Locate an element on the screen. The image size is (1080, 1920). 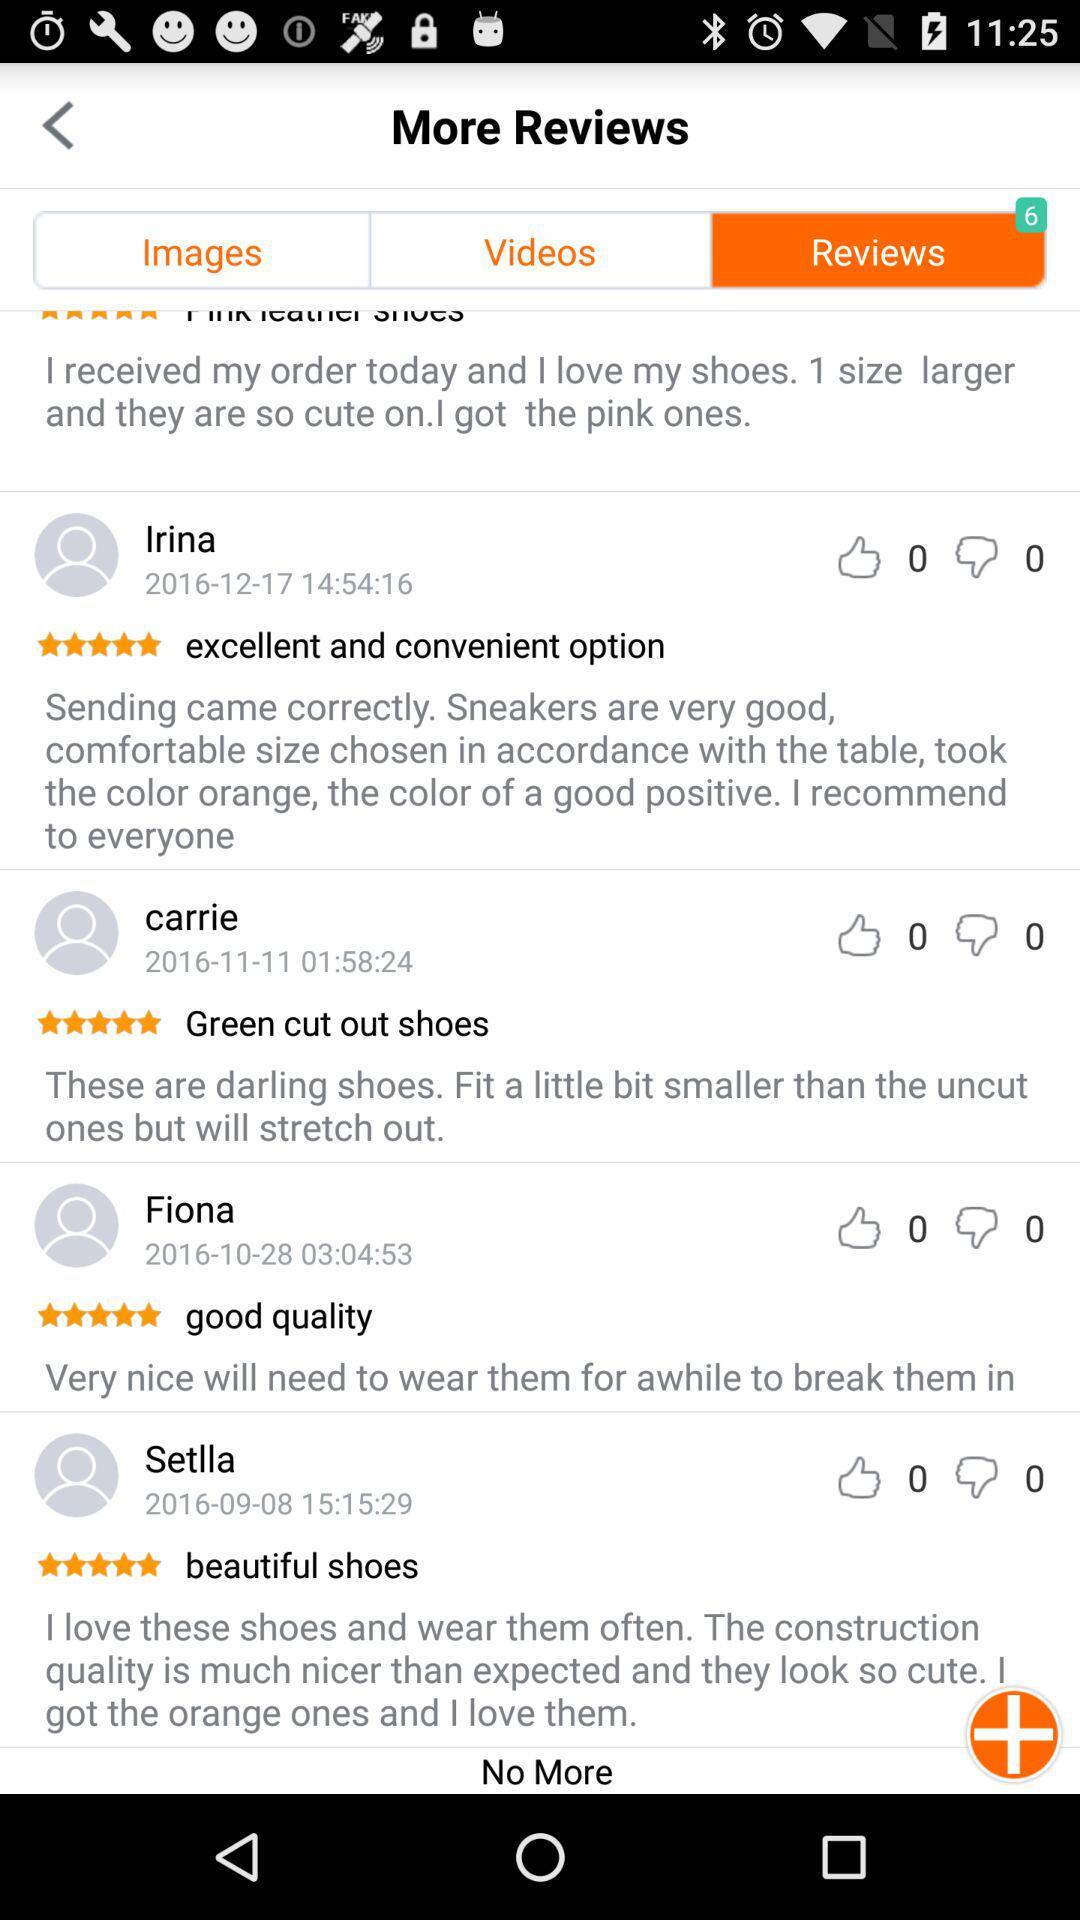
liked is located at coordinates (858, 557).